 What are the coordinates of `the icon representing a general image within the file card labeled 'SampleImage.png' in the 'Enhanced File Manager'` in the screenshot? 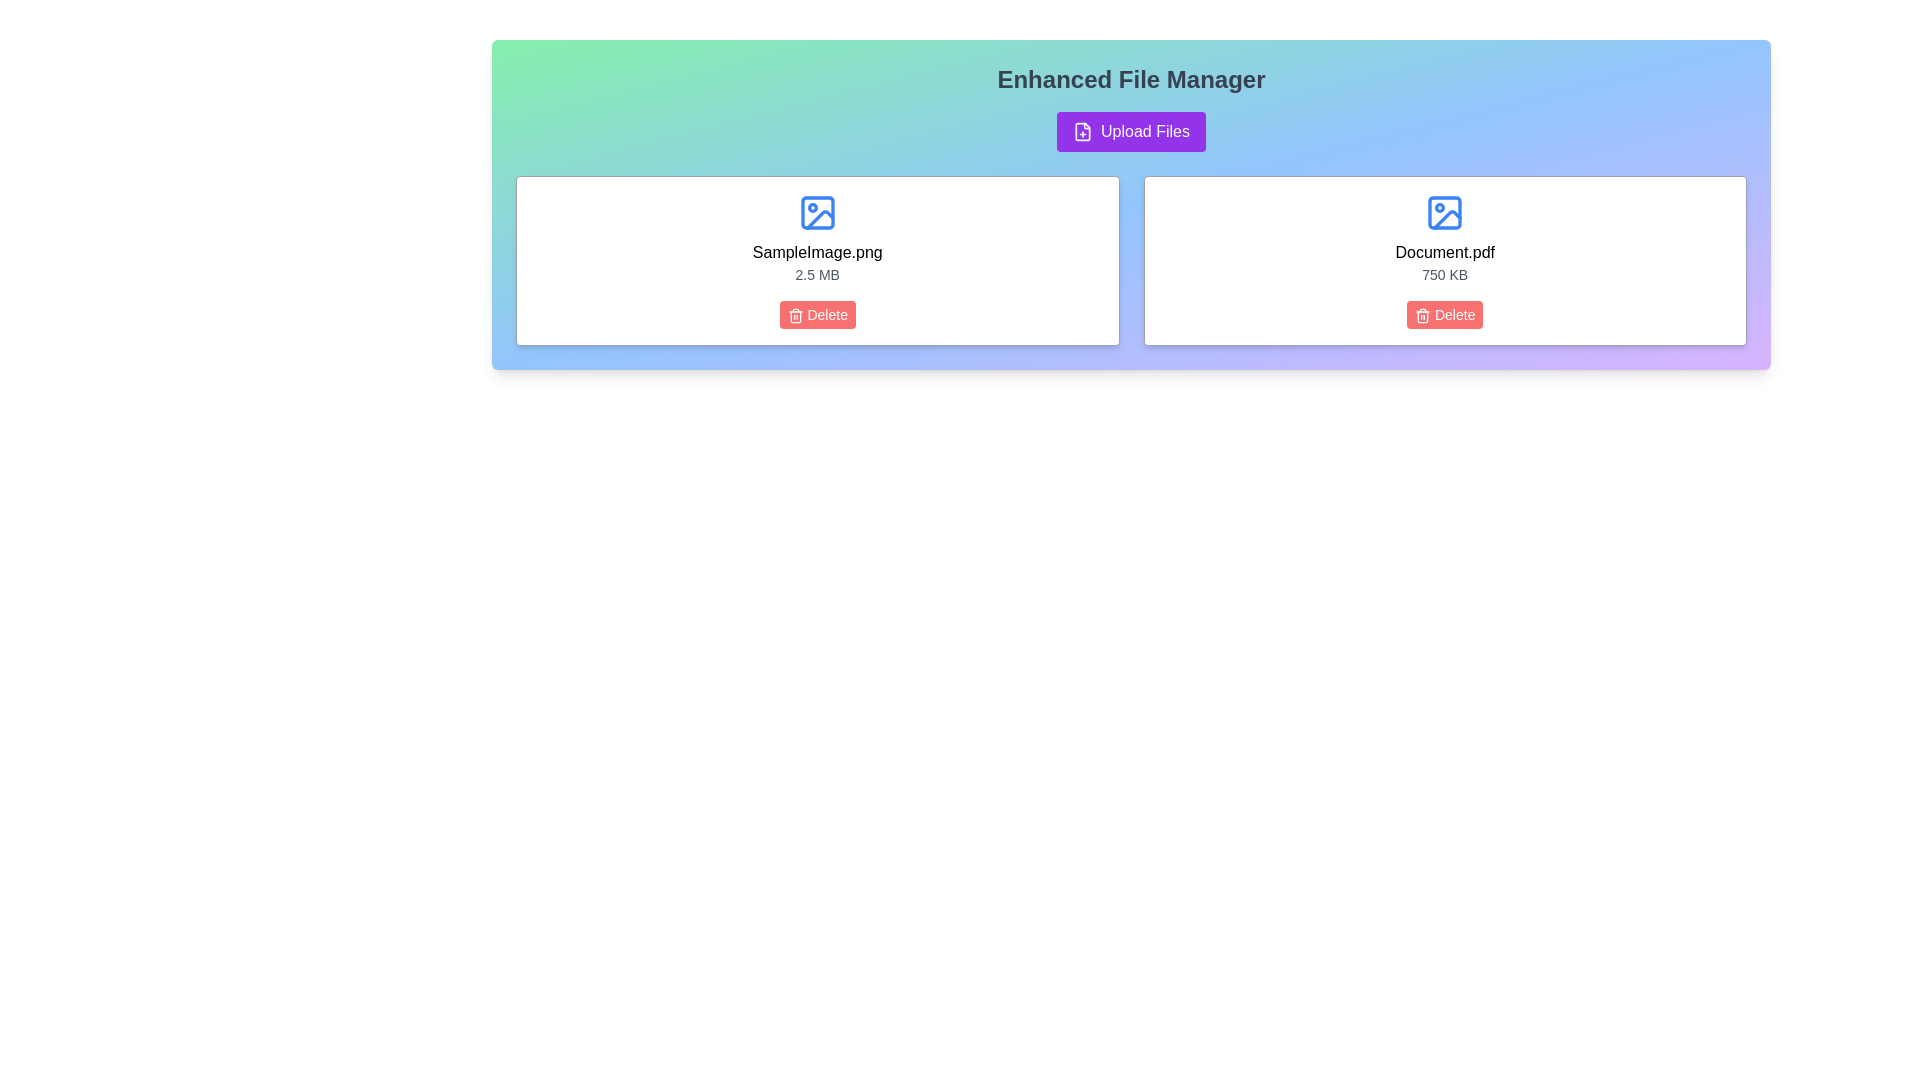 It's located at (817, 212).